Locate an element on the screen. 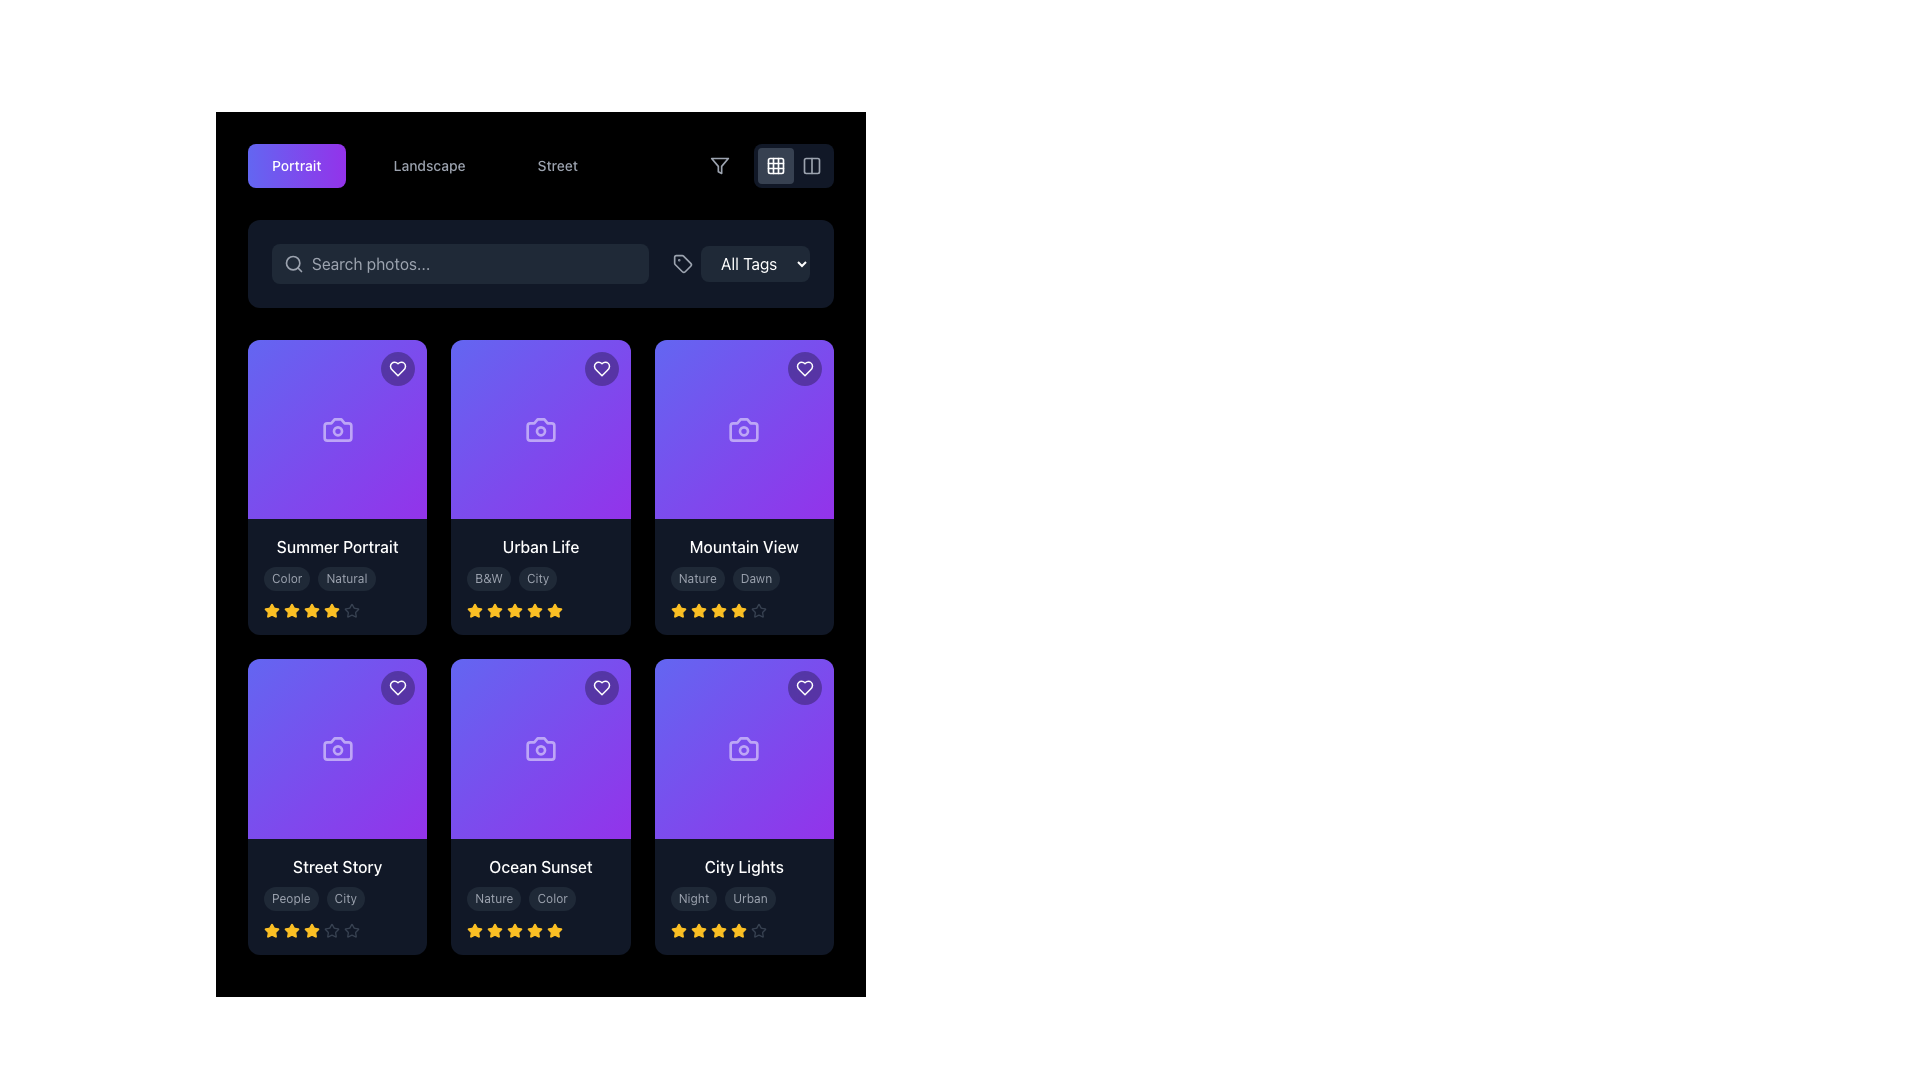 The image size is (1920, 1080). the 'Nature' badge, which is a small rounded rectangular label with light gray text on a dark gray background, located at the bottom of the 'Mountain View' card, adjacent to the 'Dawn' badge is located at coordinates (697, 579).